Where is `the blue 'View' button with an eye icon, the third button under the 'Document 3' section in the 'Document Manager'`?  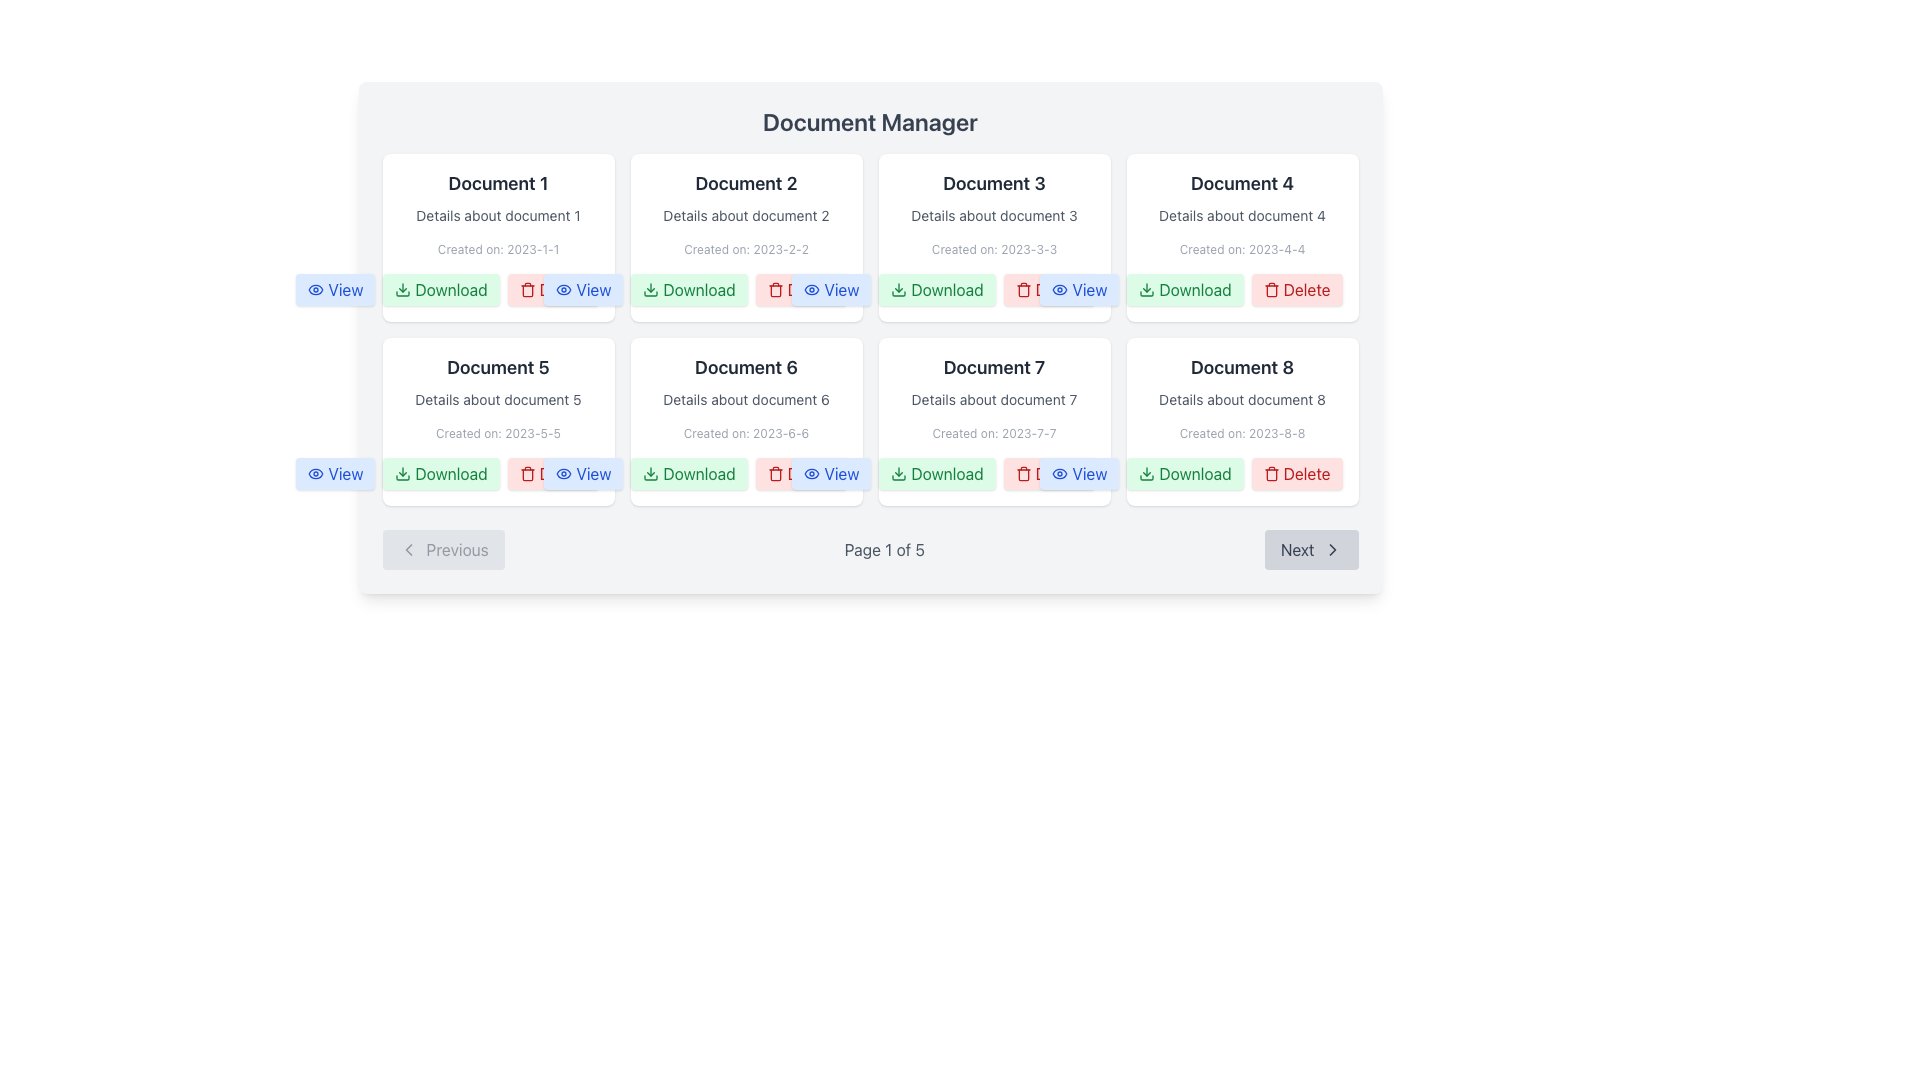
the blue 'View' button with an eye icon, the third button under the 'Document 3' section in the 'Document Manager' is located at coordinates (582, 289).